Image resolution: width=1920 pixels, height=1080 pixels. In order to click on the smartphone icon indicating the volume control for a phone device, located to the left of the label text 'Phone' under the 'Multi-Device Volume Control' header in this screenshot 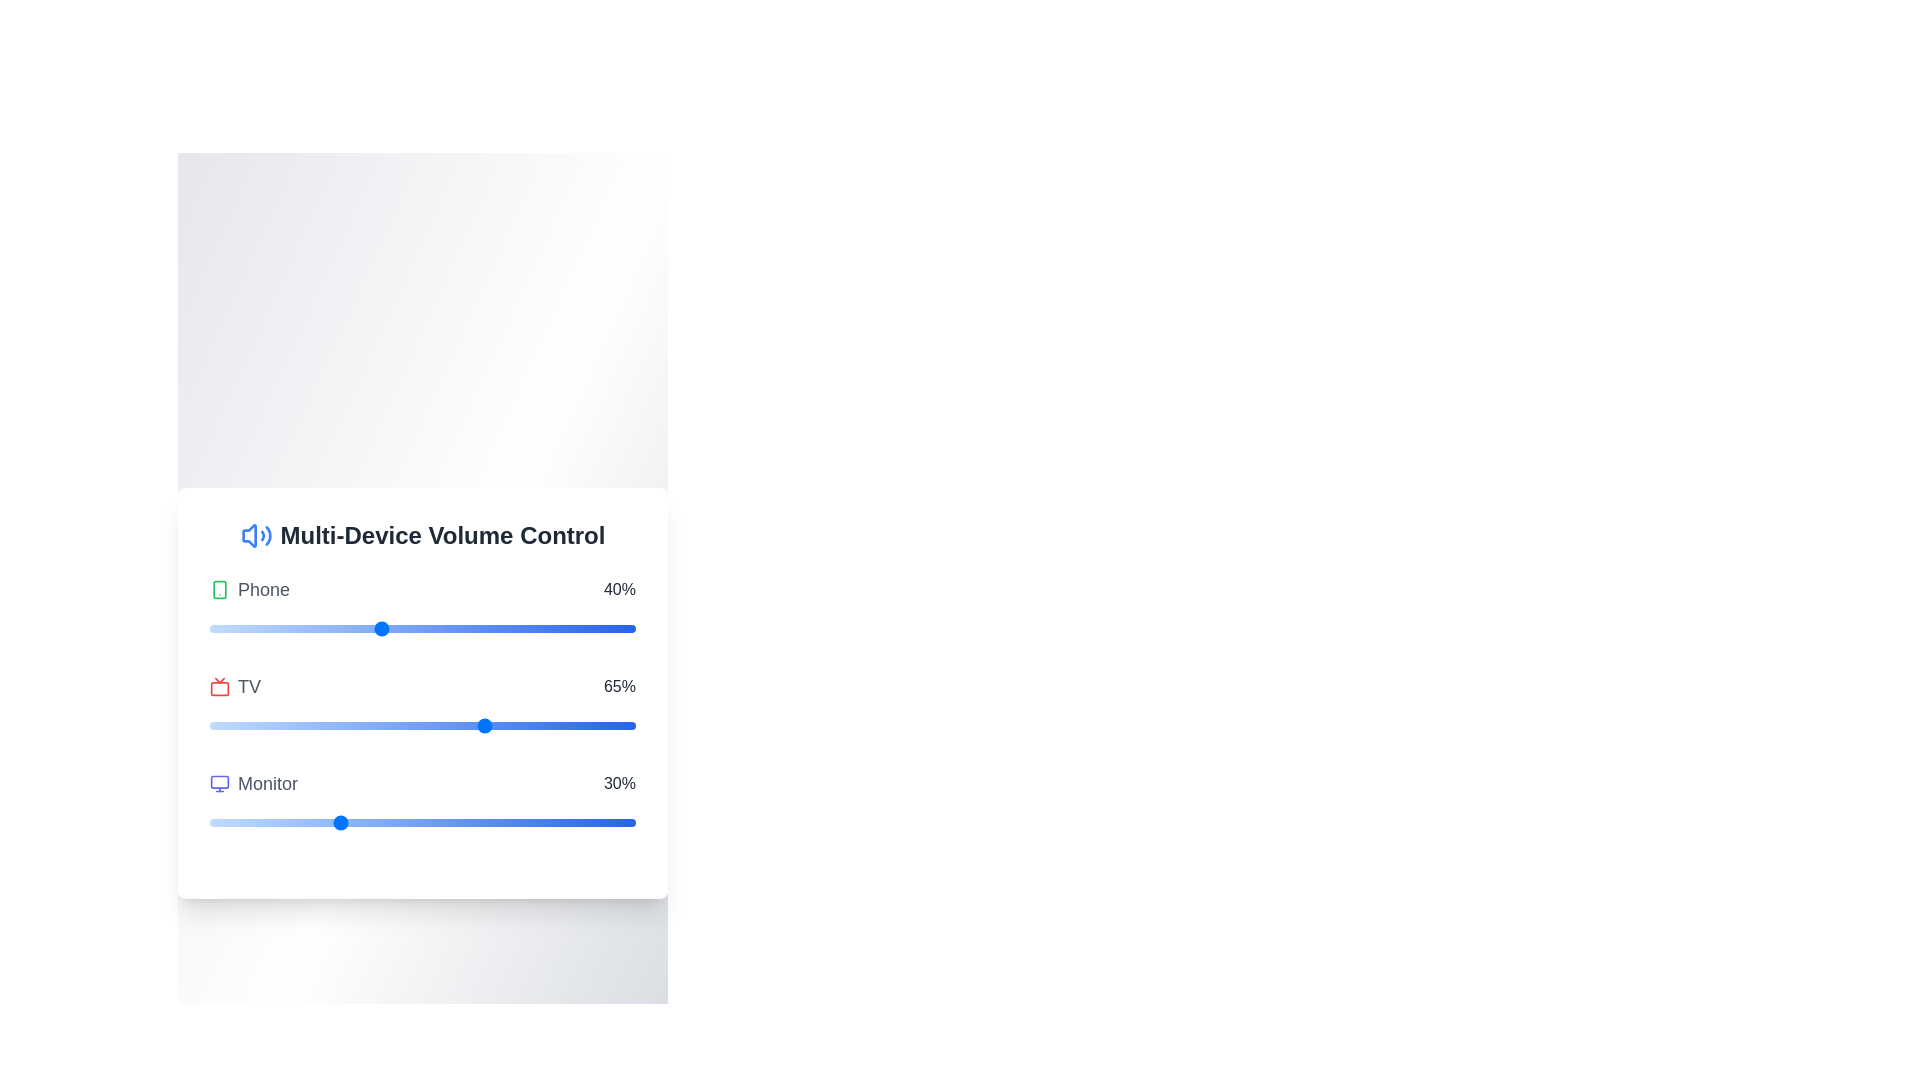, I will do `click(220, 588)`.